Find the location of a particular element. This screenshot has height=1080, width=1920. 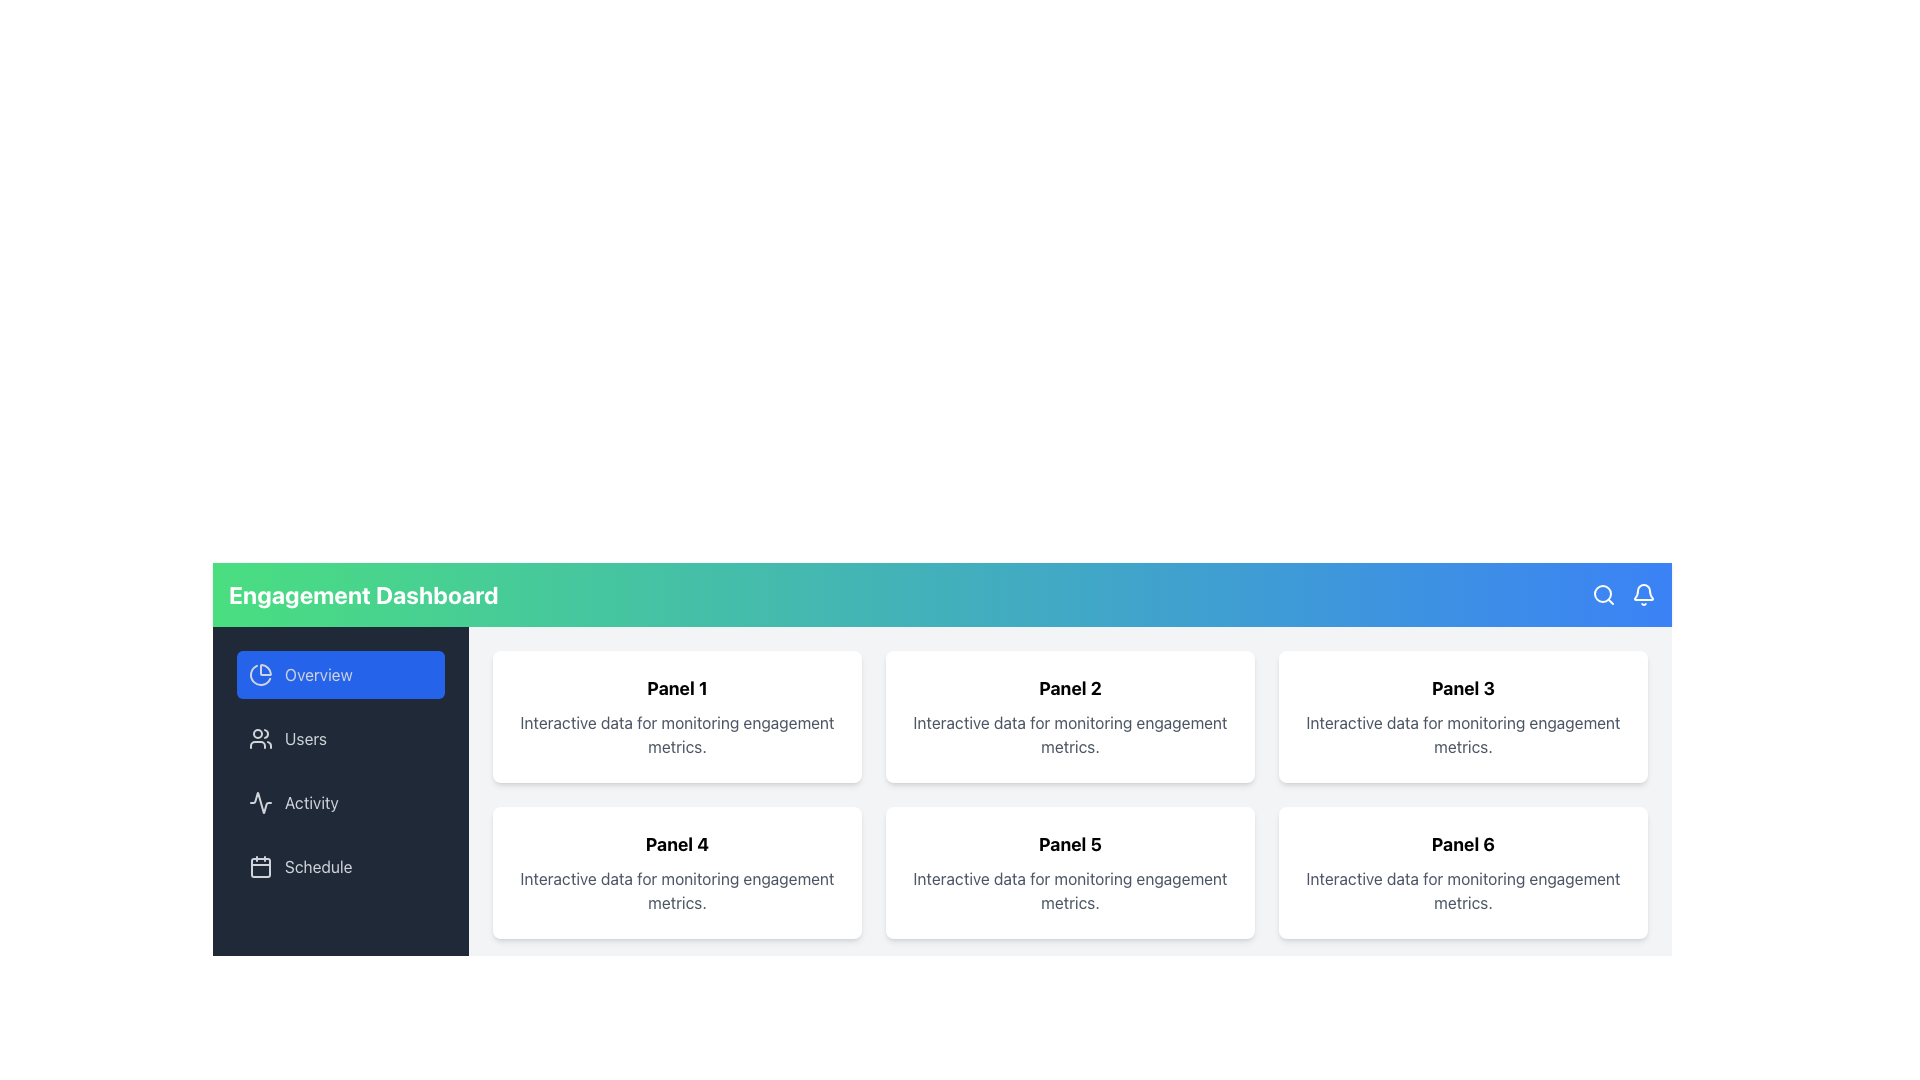

the Informational panel displaying 'Panel 6' and its description 'Interactive data for monitoring engagement metrics.' is located at coordinates (1463, 871).